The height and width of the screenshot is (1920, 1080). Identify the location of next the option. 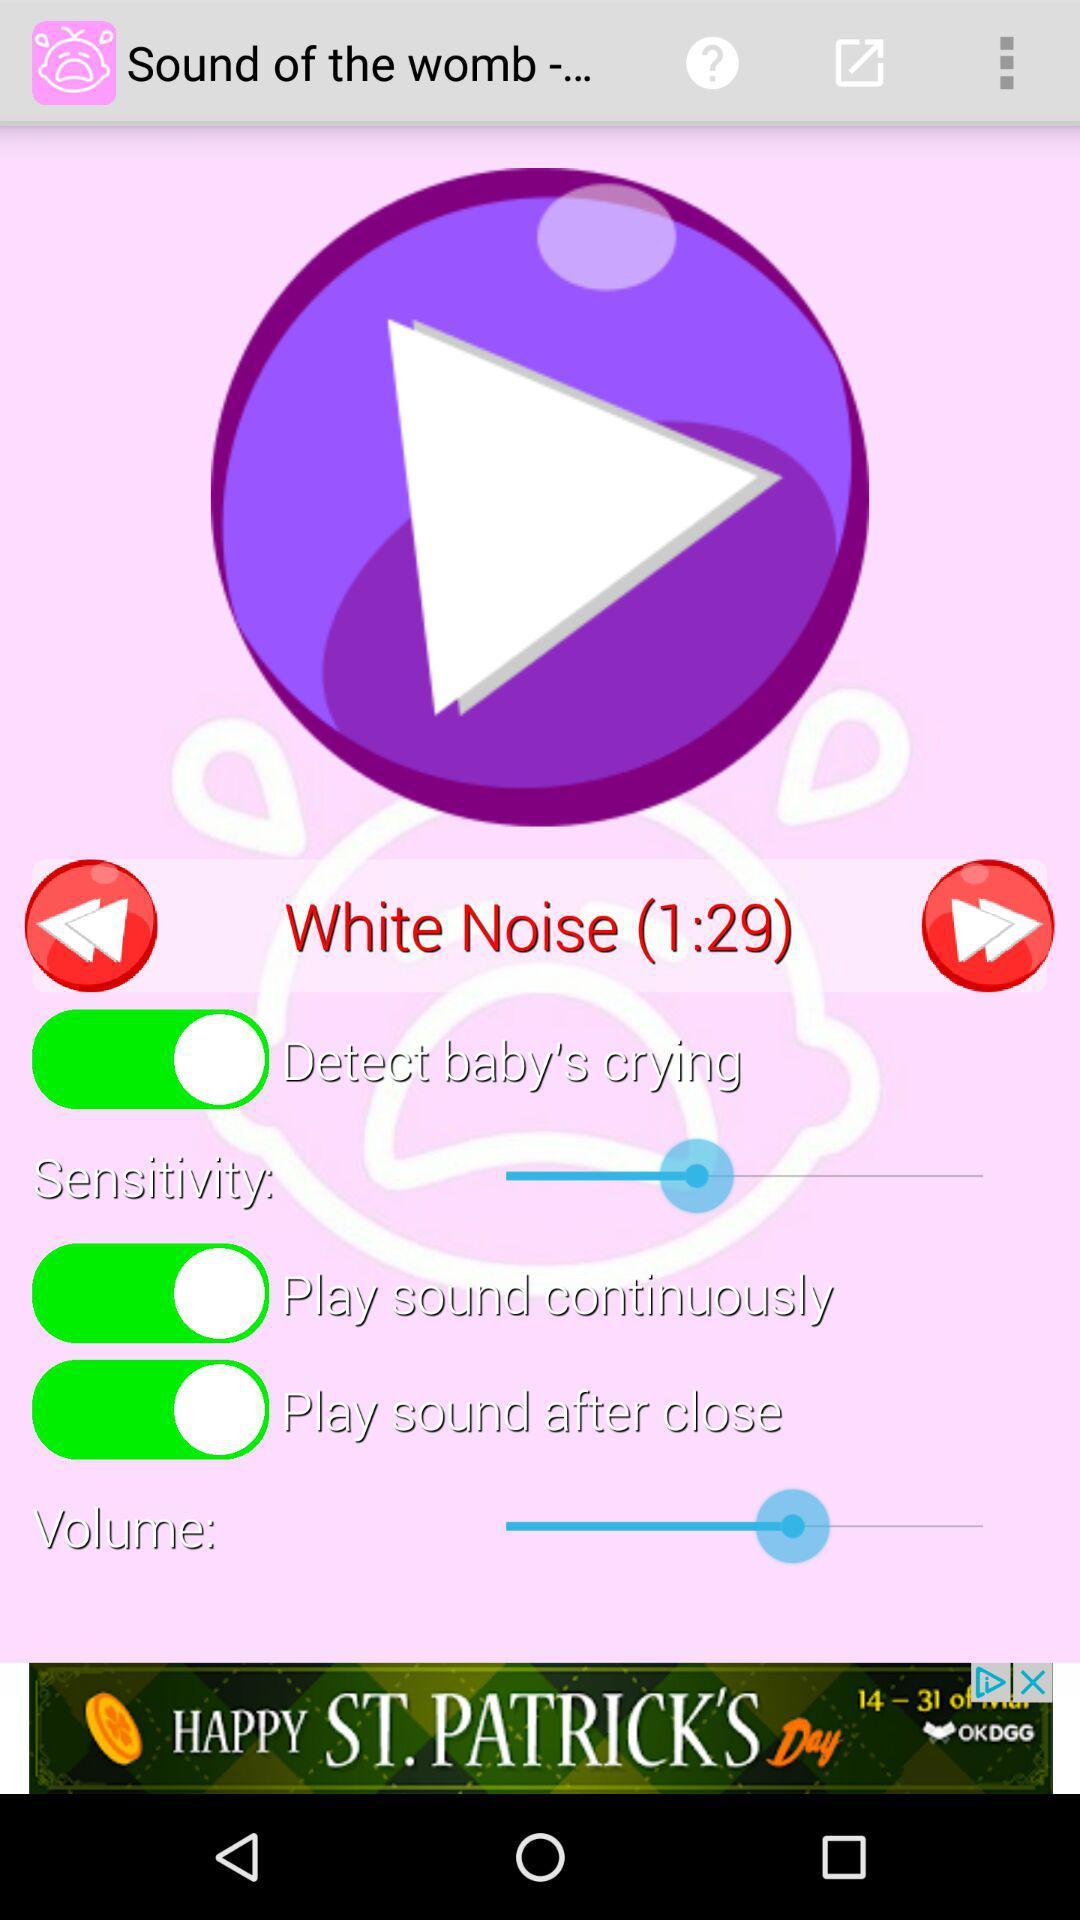
(987, 924).